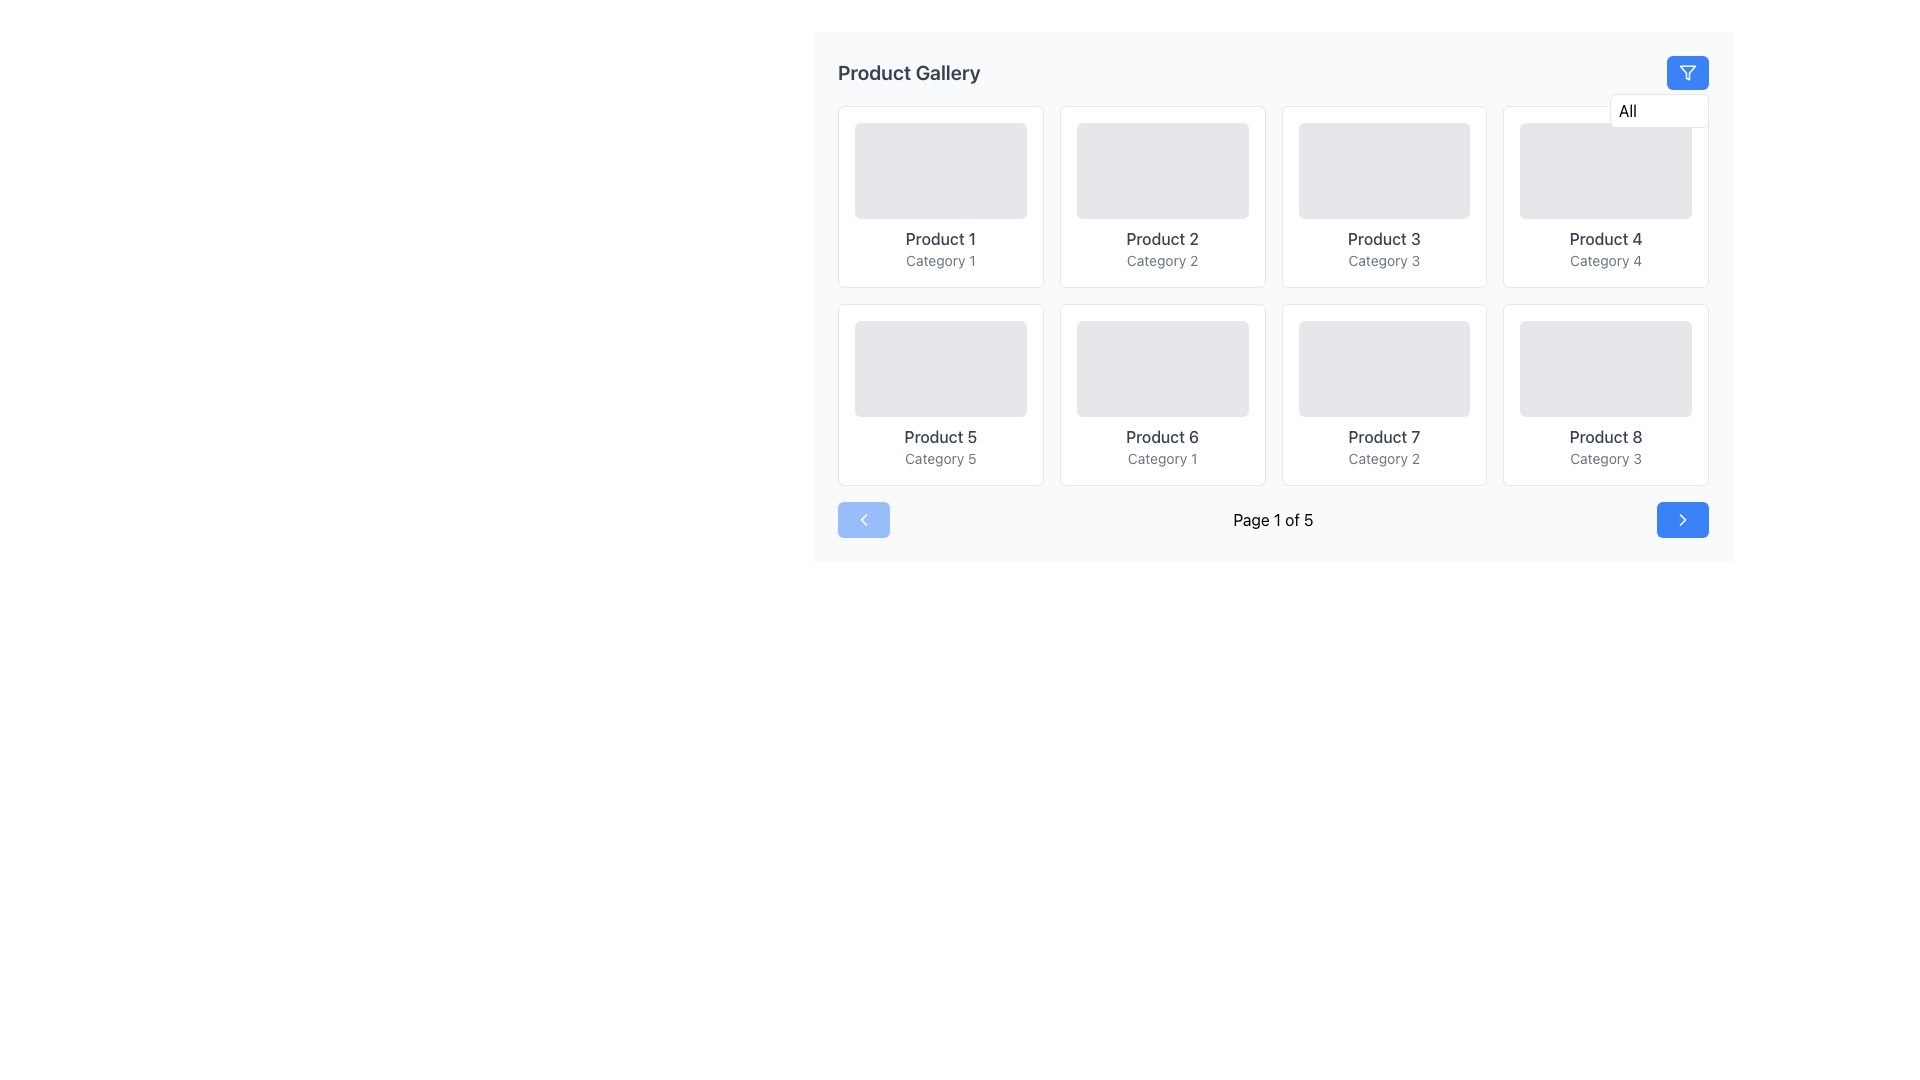 The image size is (1920, 1080). I want to click on the Text Label displaying the name or title of an item, located in the second row, third column of a grid layout, positioned below an empty gray box and above 'Category 1', so click(1162, 435).